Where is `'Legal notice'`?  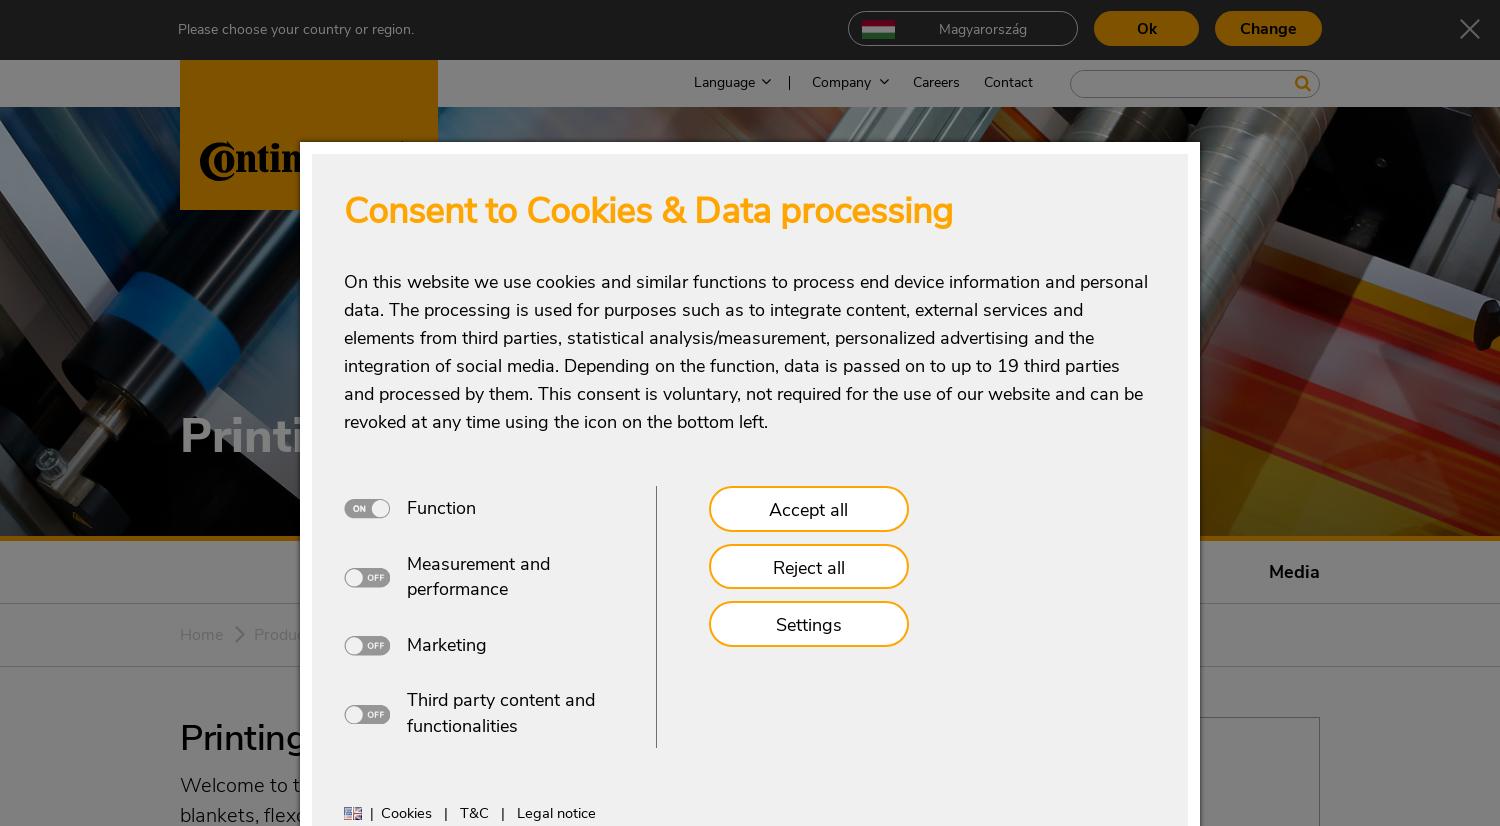 'Legal notice' is located at coordinates (516, 812).